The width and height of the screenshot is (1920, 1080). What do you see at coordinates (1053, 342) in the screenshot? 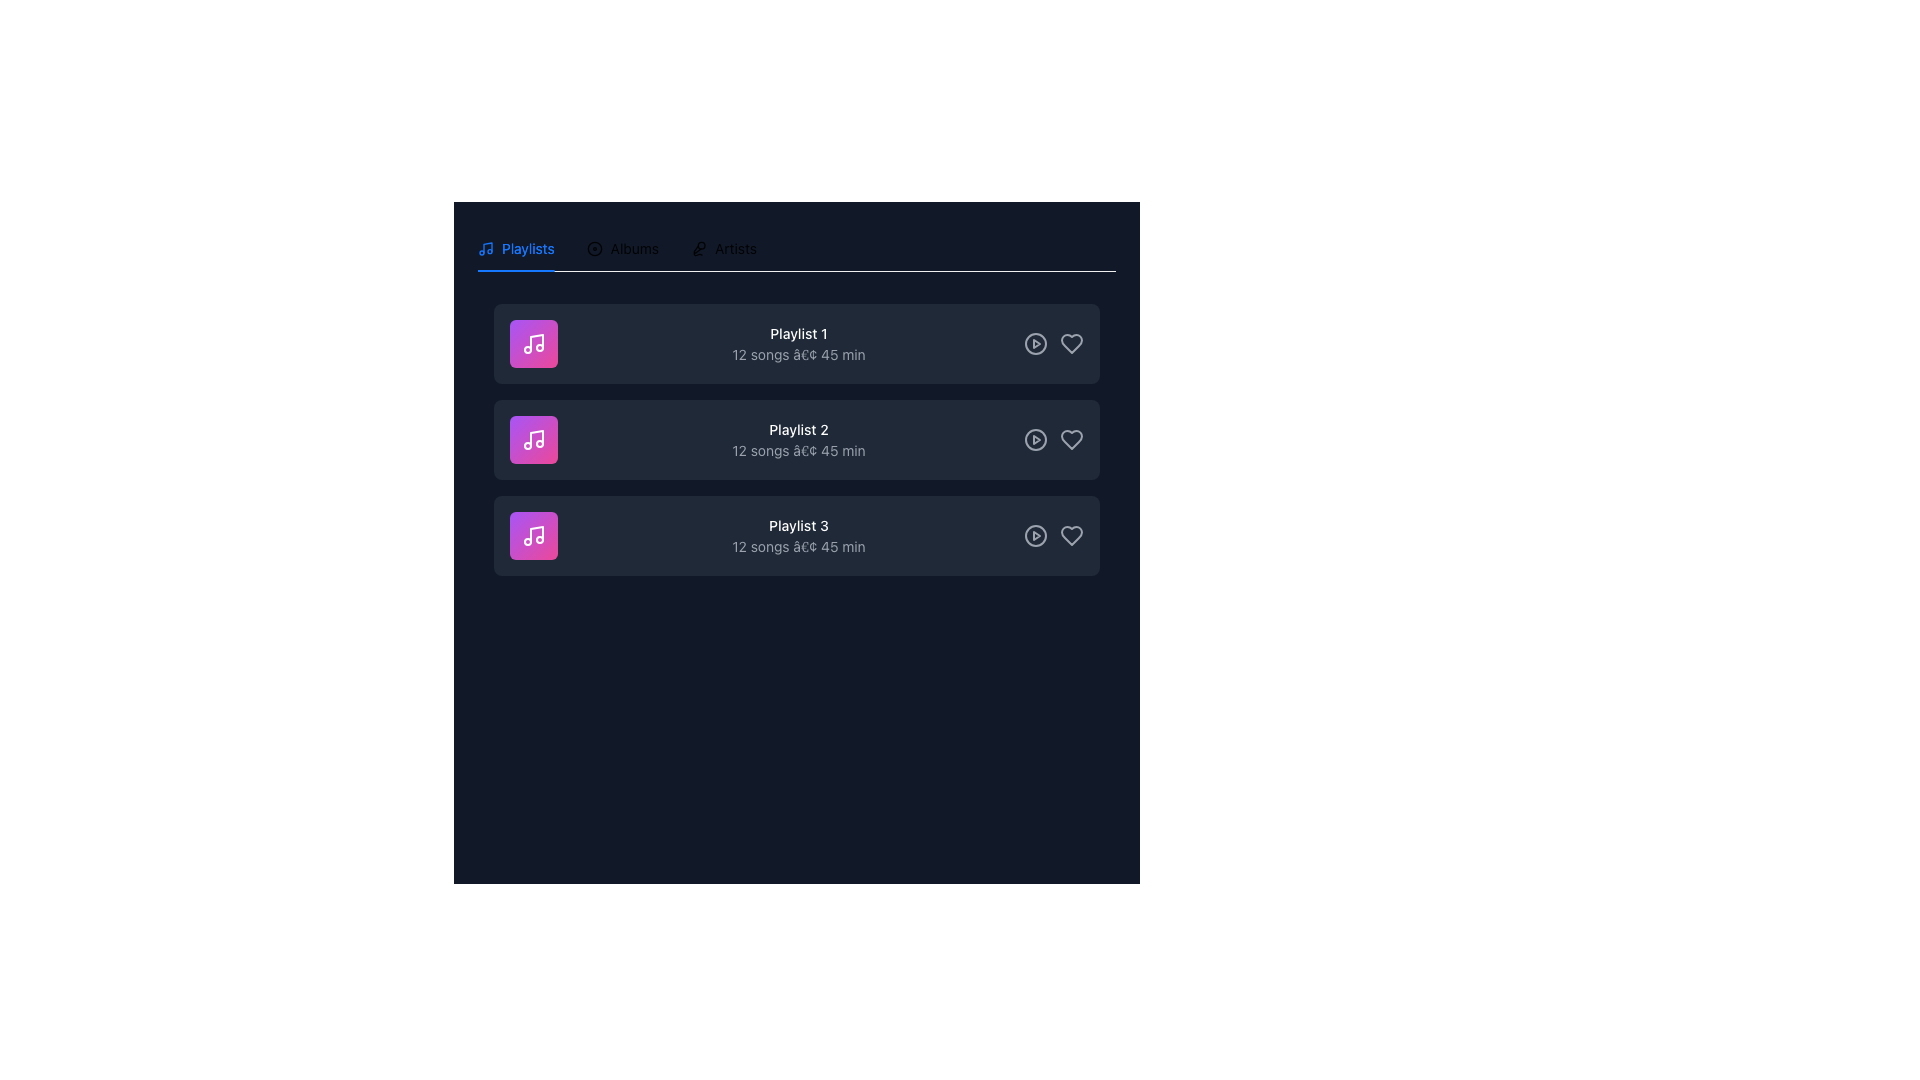
I see `the icon group consisting of a circular play button and a heart outline, located at the rightmost end of the first playlist entry card, to trigger the styling changes` at bounding box center [1053, 342].